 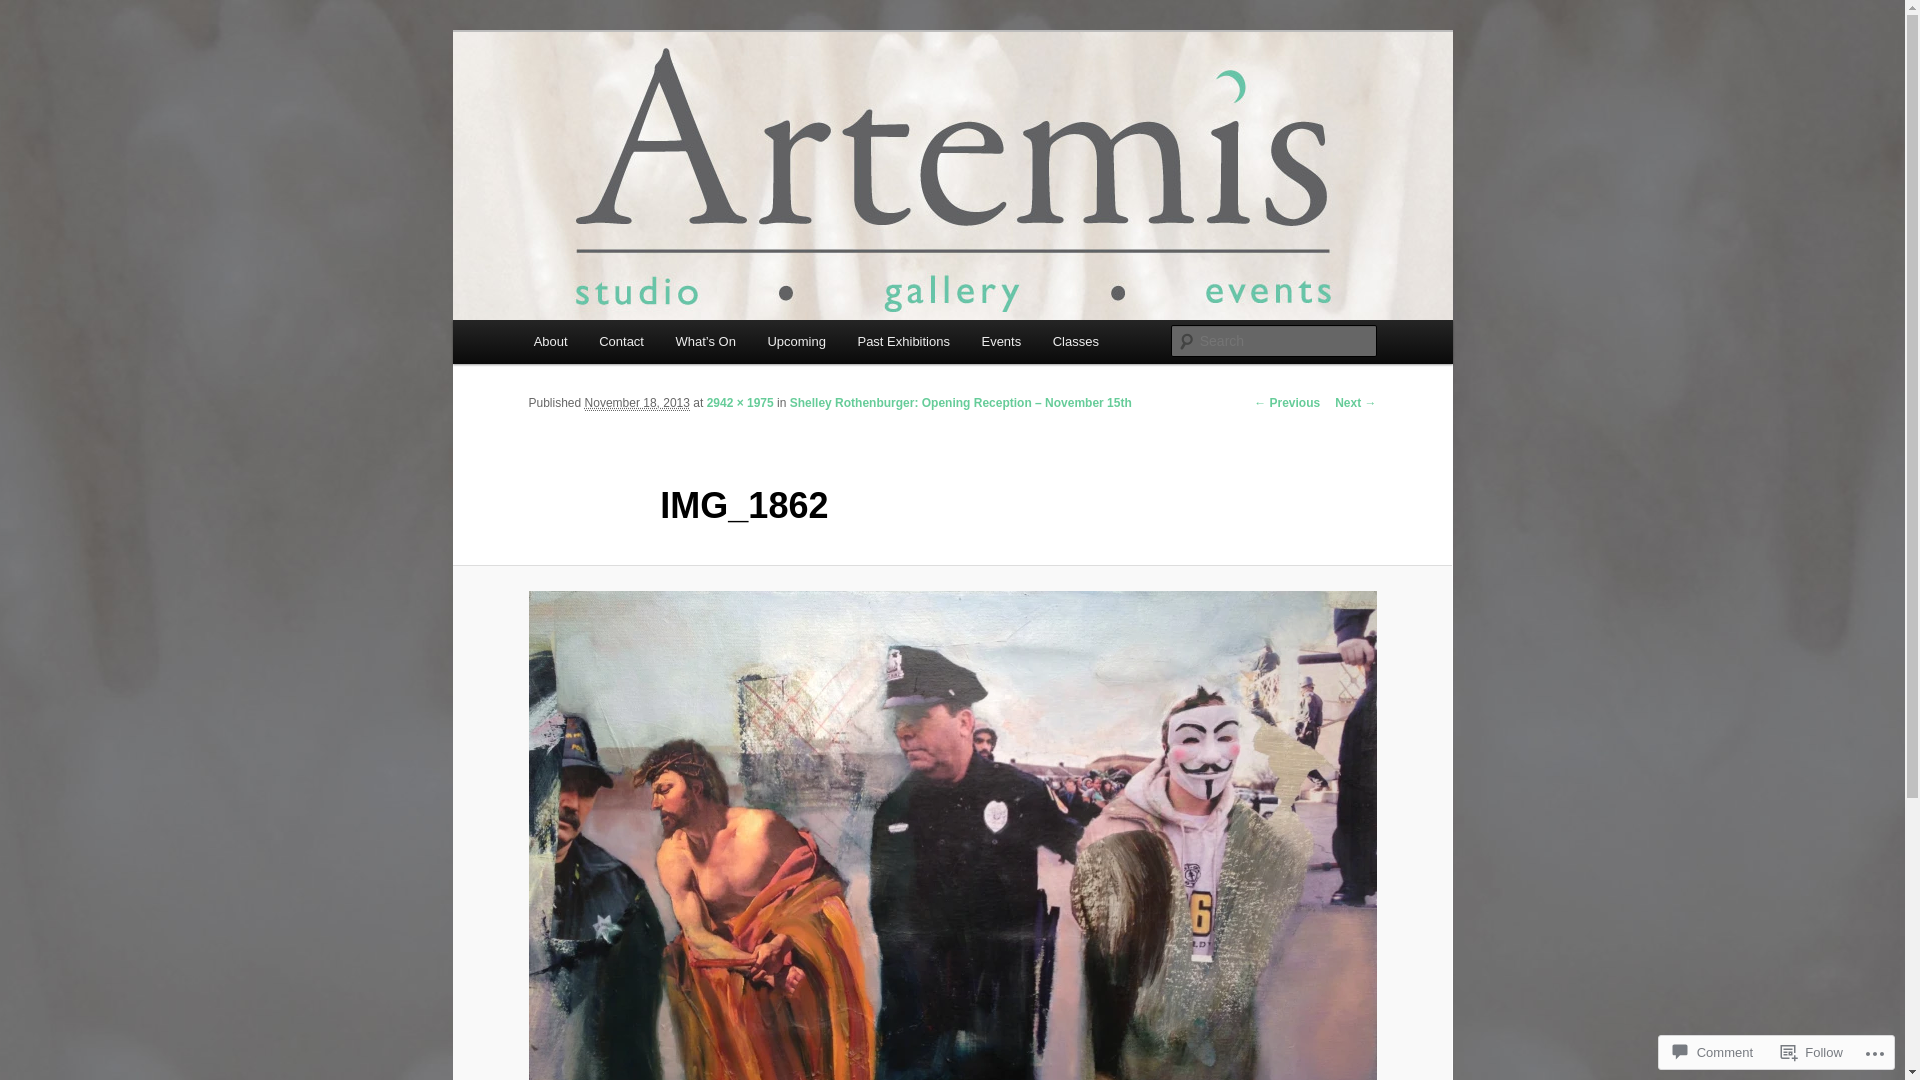 I want to click on 'About', so click(x=550, y=340).